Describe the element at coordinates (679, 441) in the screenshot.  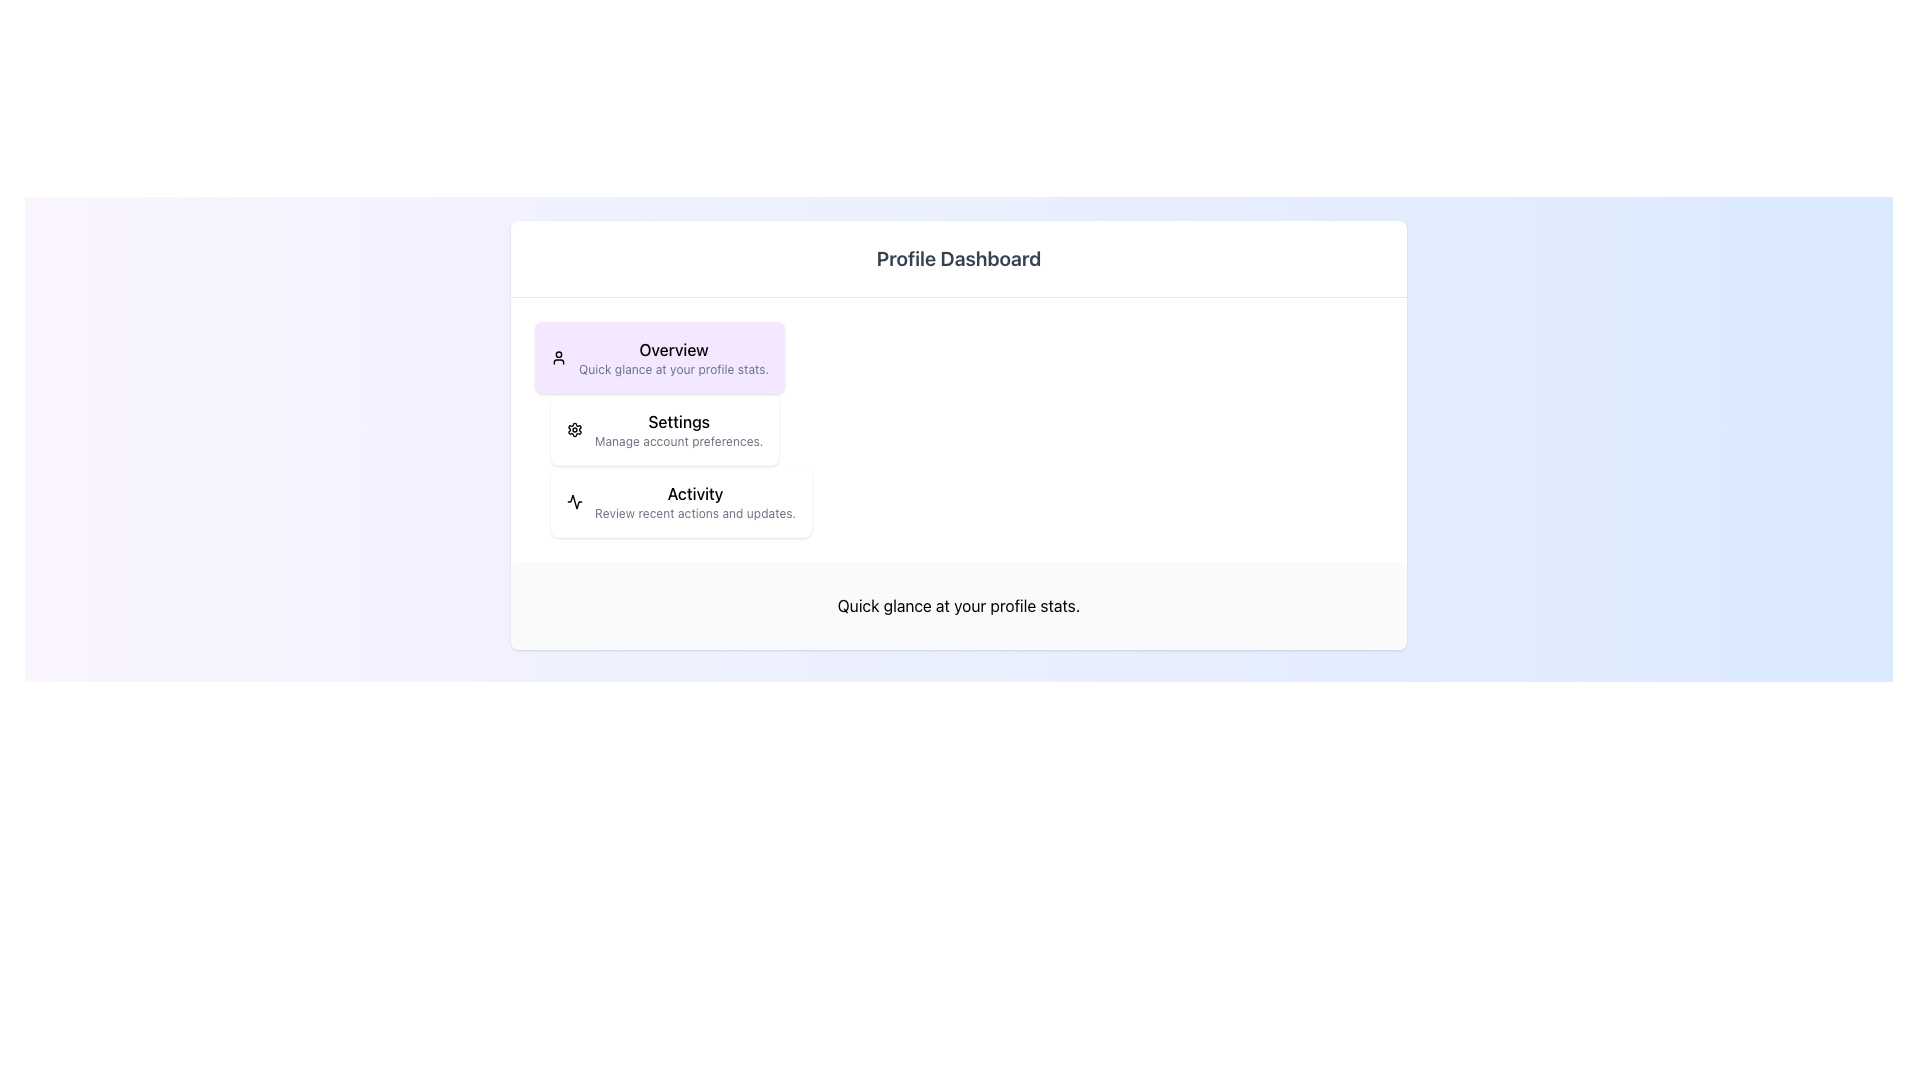
I see `the text label providing additional information about the 'Settings' section, located directly below the 'Settings' text in the second panel` at that location.